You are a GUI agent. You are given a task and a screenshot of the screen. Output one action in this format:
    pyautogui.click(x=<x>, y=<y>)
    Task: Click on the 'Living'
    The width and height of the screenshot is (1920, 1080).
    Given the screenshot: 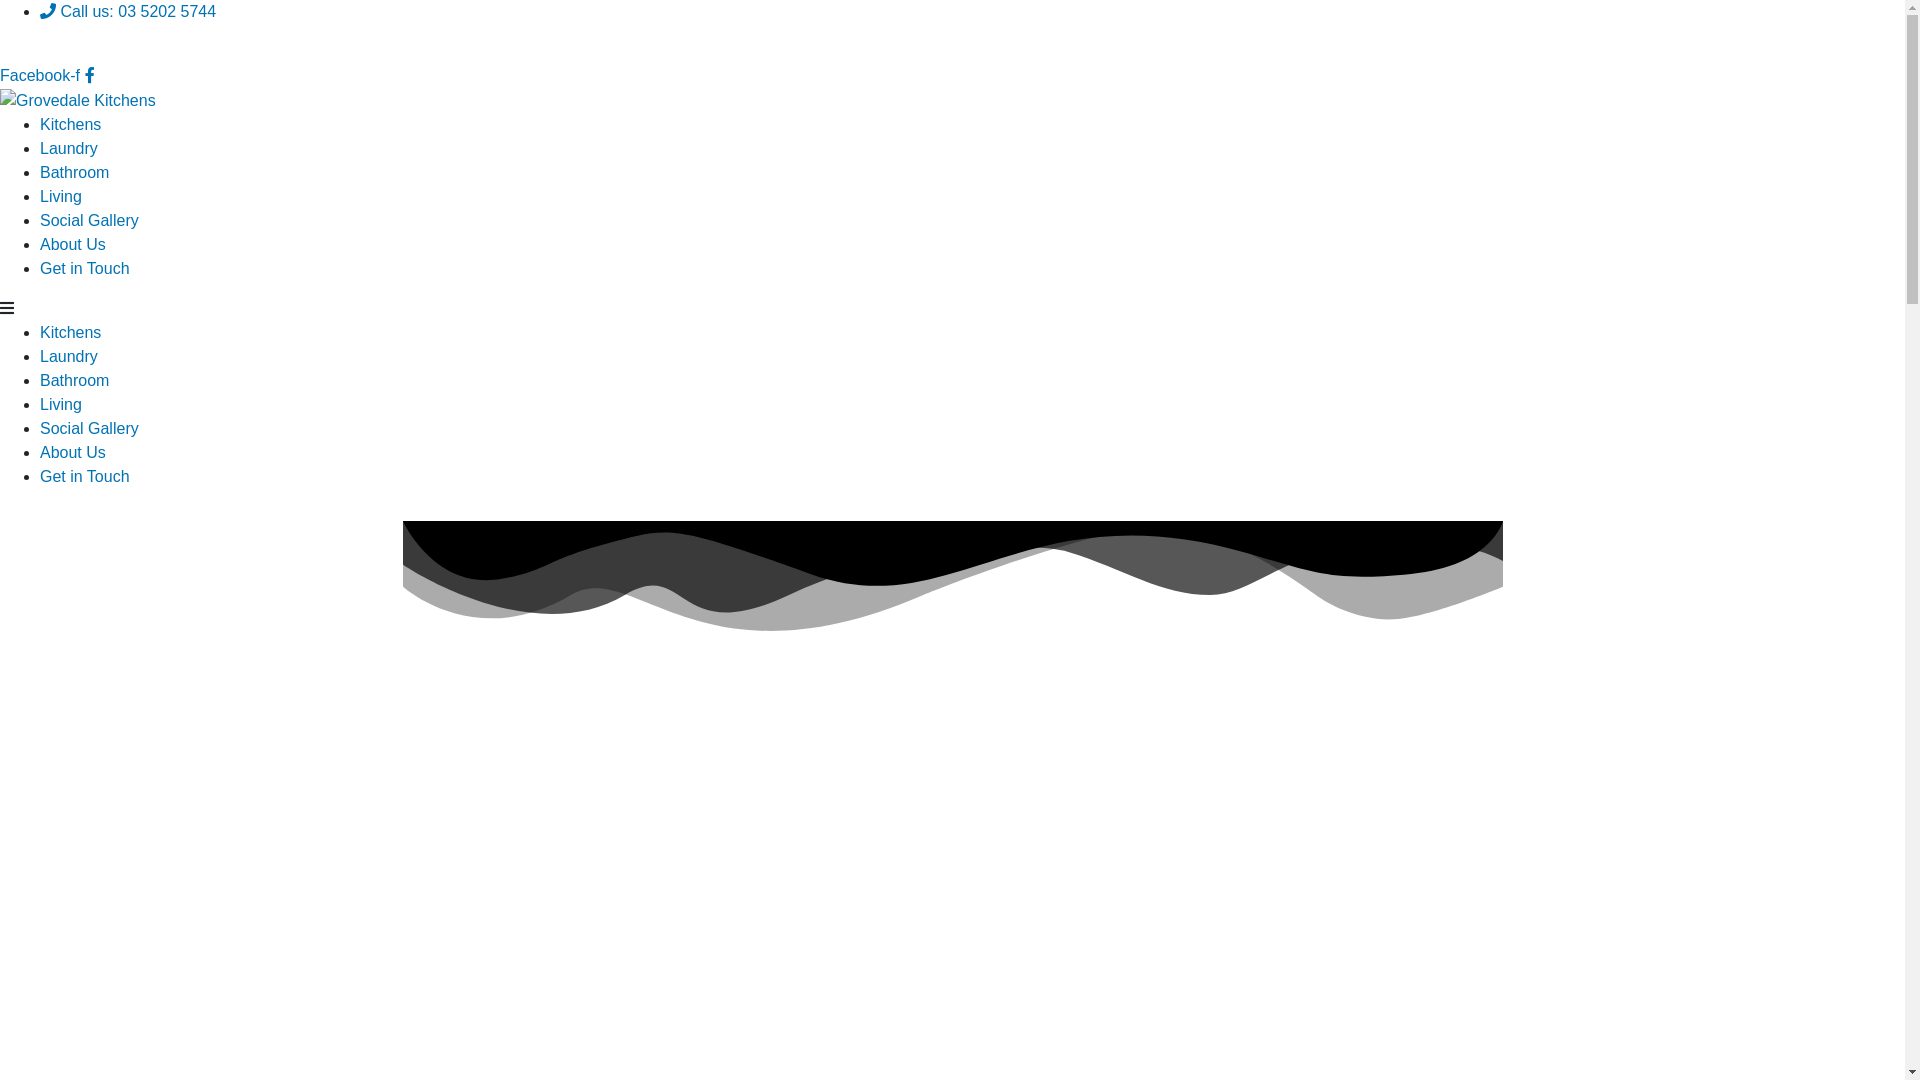 What is the action you would take?
    pyautogui.click(x=61, y=404)
    